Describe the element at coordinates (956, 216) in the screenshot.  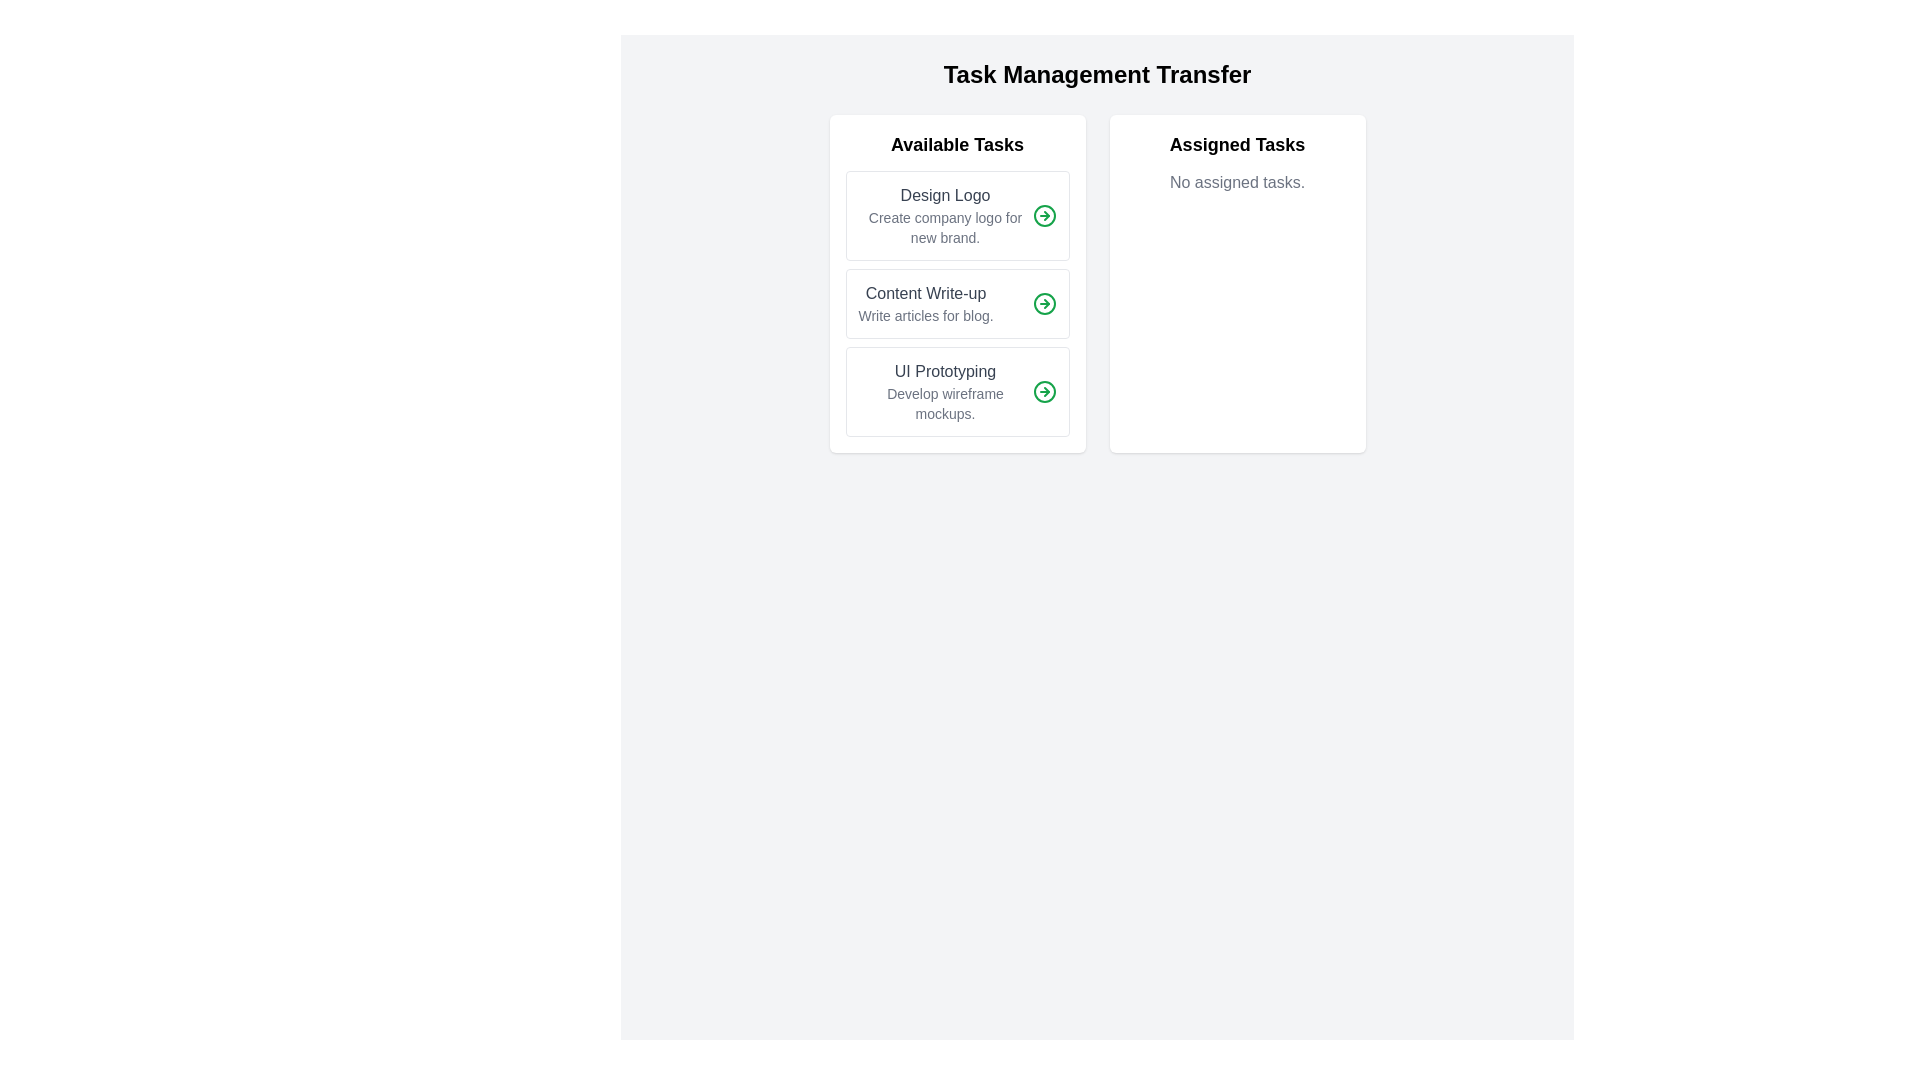
I see `task information from the 'Design Logo' card, which is the first card in the 'Available Tasks' column, featuring a light gray background, a bold title, and a description` at that location.